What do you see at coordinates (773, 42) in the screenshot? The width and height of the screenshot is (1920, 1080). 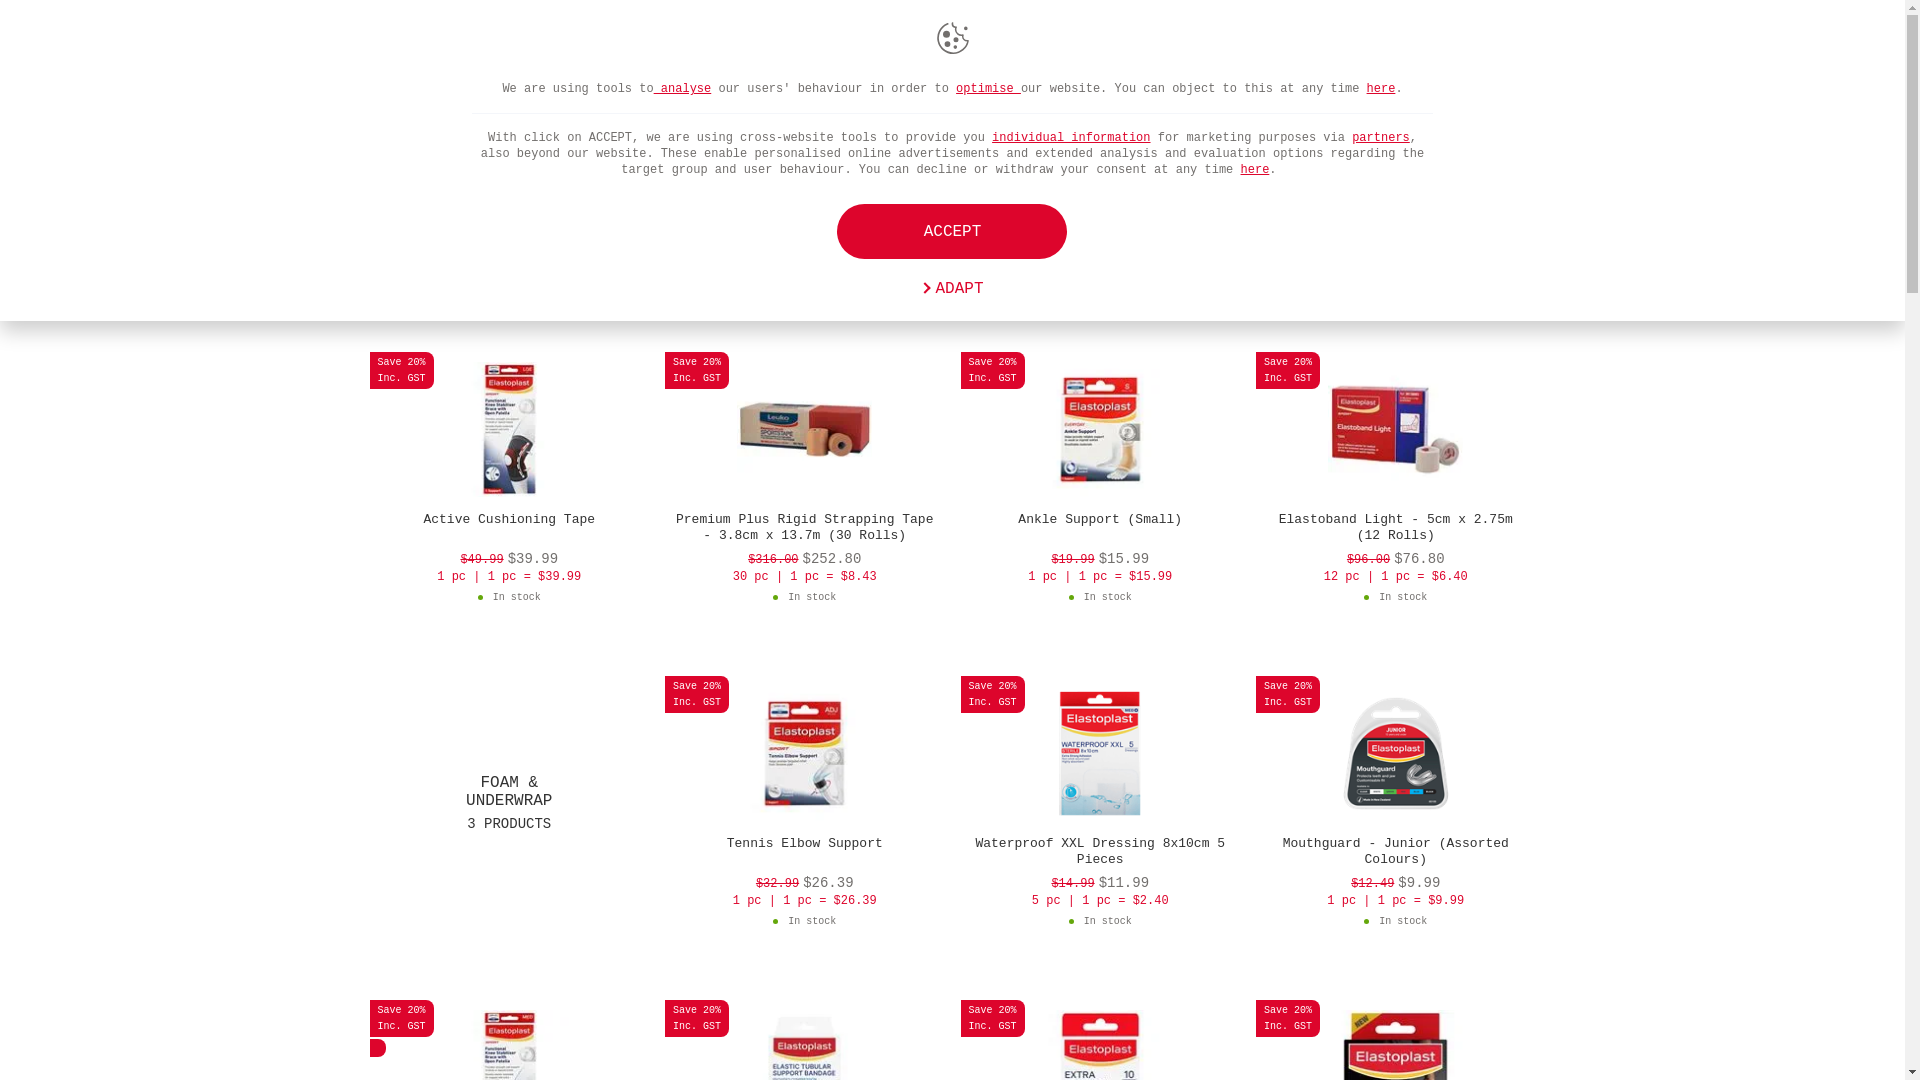 I see `'EDUCATION & TRAINING'` at bounding box center [773, 42].